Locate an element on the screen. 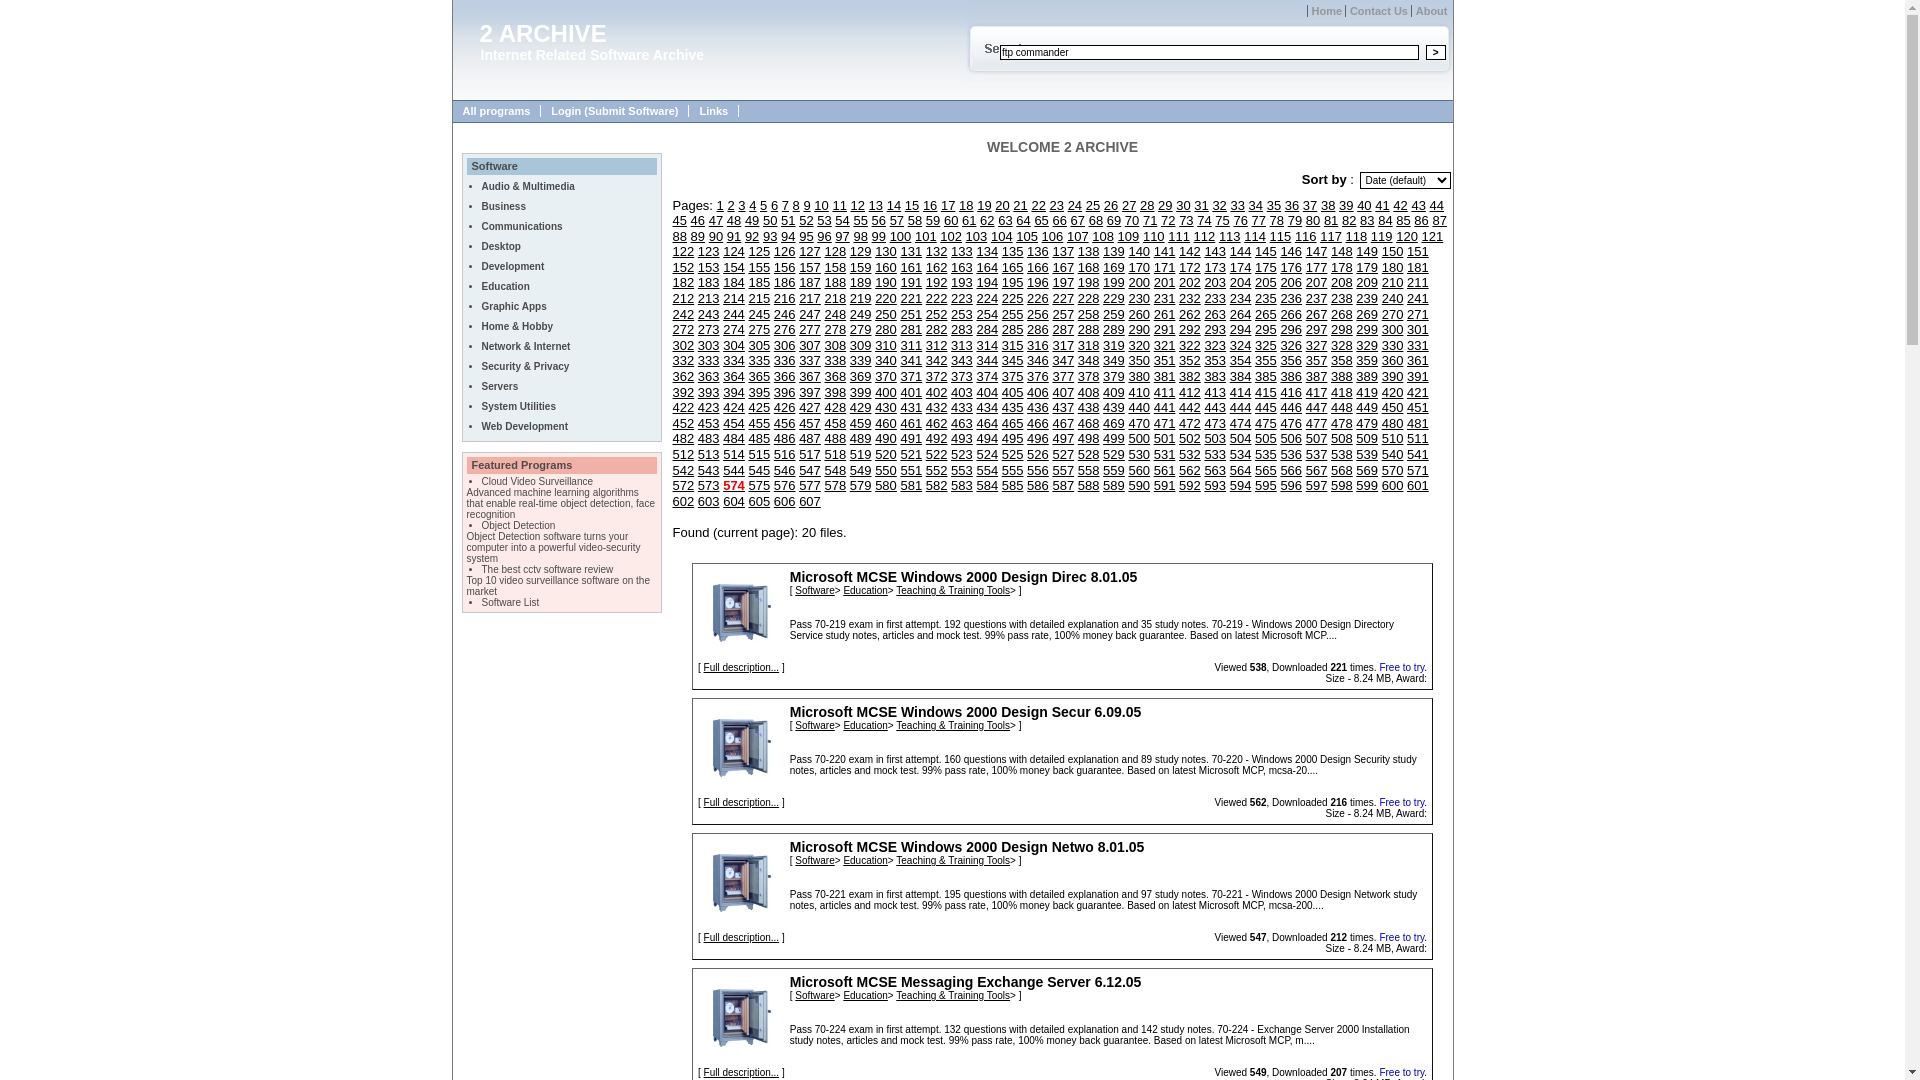 The width and height of the screenshot is (1920, 1080). '486' is located at coordinates (784, 437).